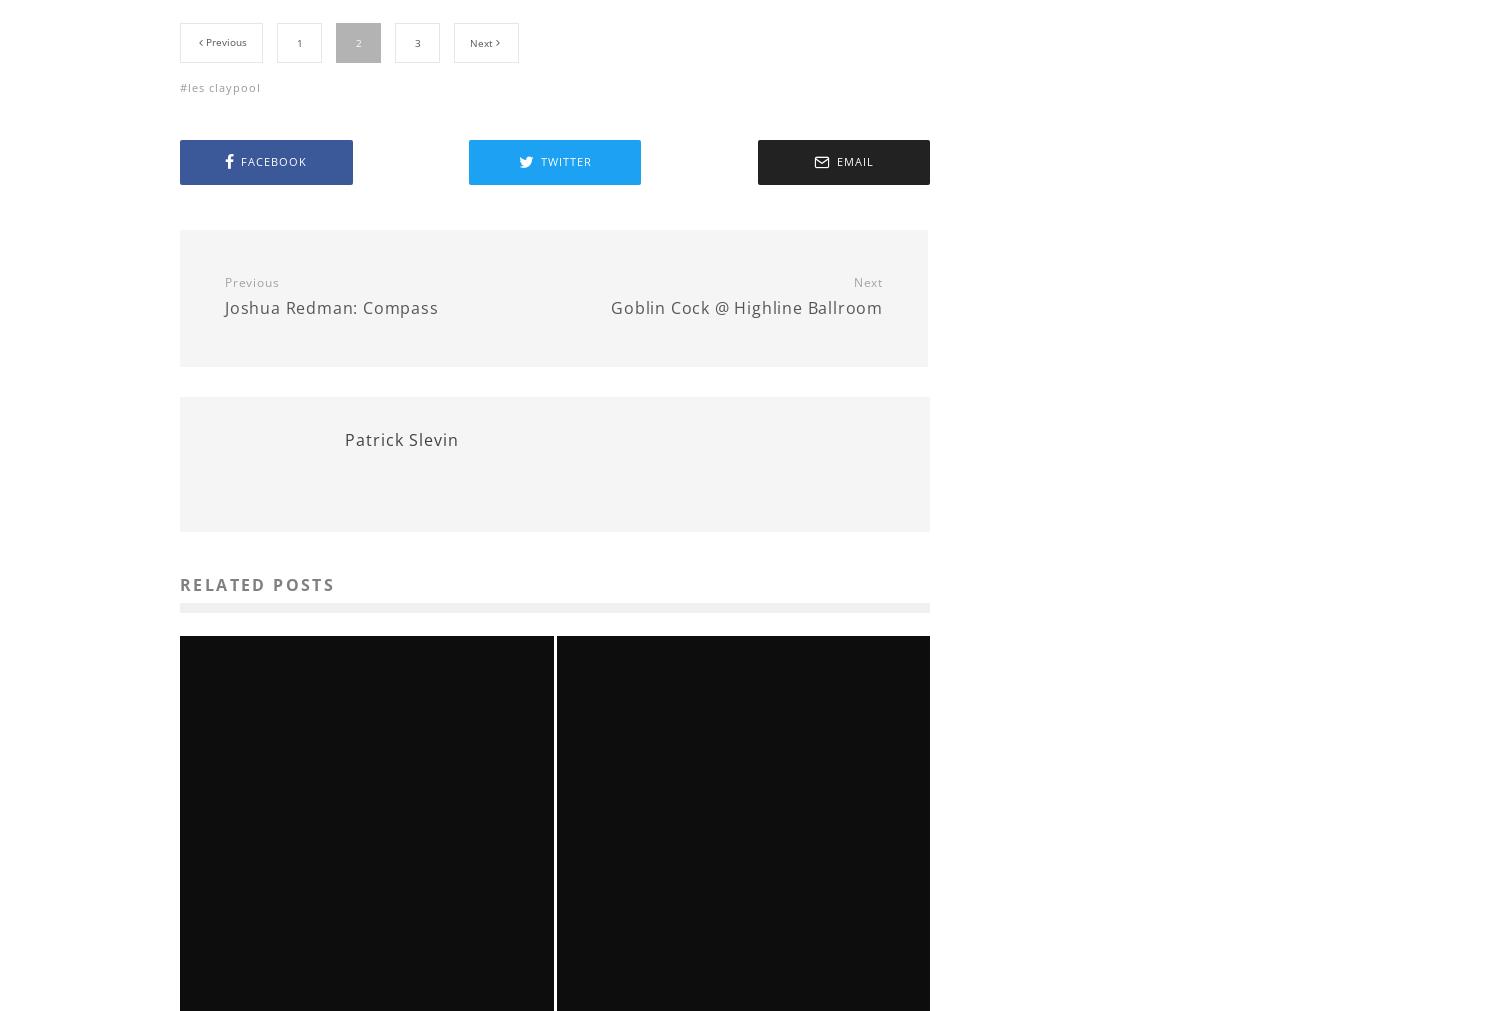  I want to click on 'les claypool', so click(223, 85).